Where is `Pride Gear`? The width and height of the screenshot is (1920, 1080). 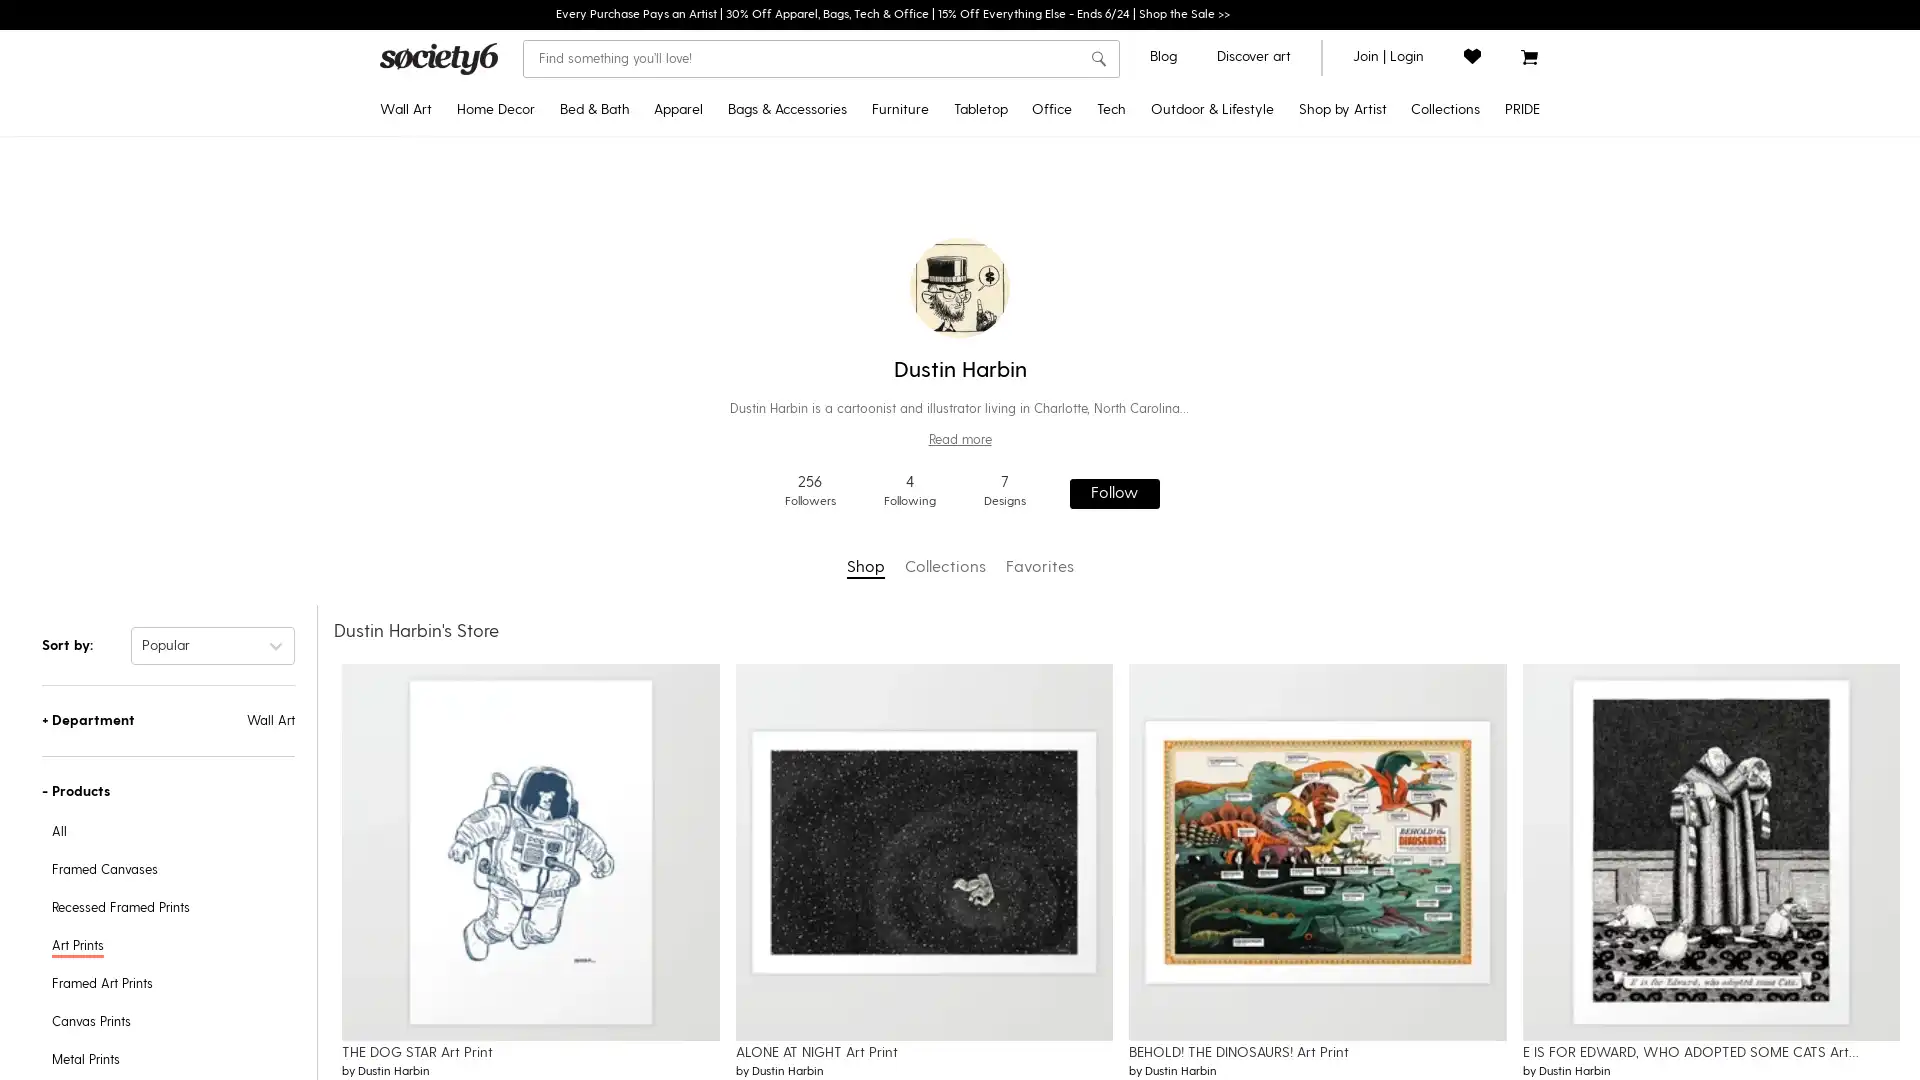
Pride Gear is located at coordinates (1442, 224).